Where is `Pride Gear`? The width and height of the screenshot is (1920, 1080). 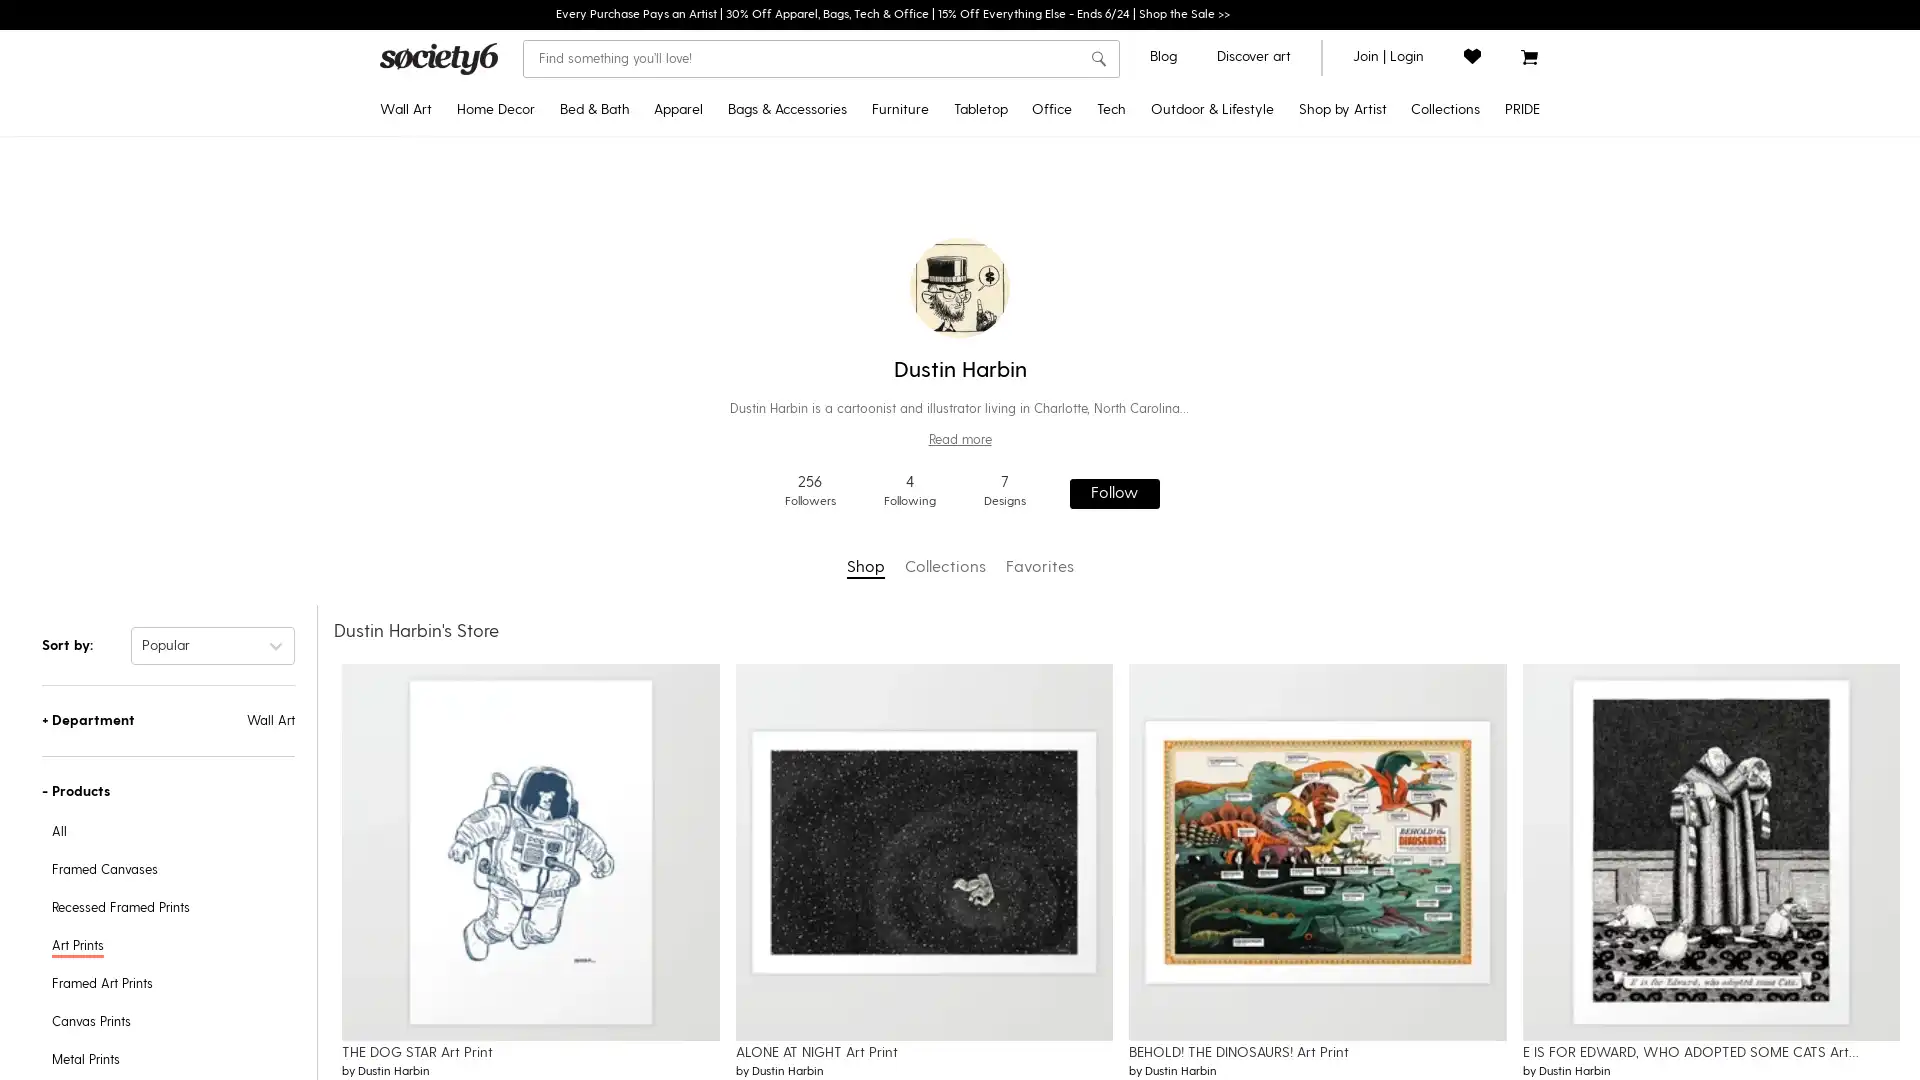
Pride Gear is located at coordinates (1442, 224).